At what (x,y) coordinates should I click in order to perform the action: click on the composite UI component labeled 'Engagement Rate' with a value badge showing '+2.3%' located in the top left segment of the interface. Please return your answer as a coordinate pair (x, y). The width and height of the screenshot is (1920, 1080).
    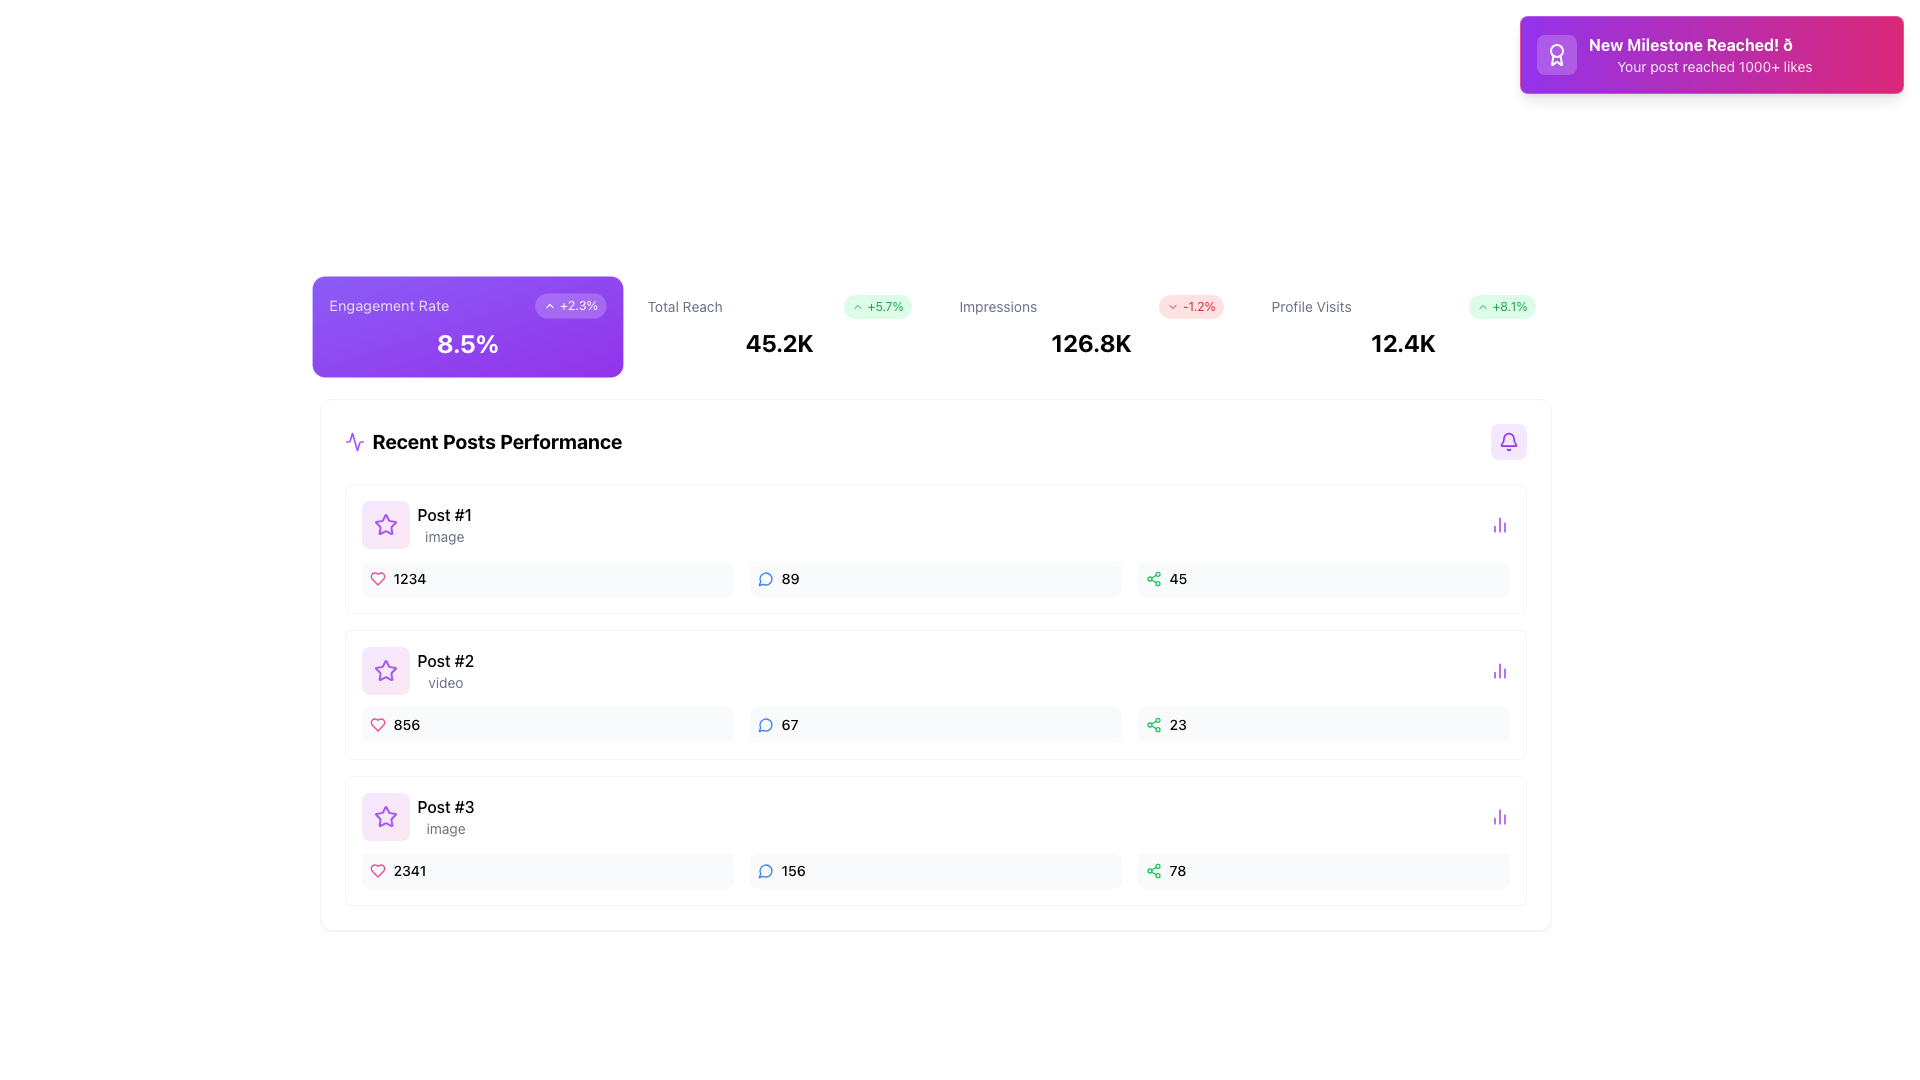
    Looking at the image, I should click on (466, 305).